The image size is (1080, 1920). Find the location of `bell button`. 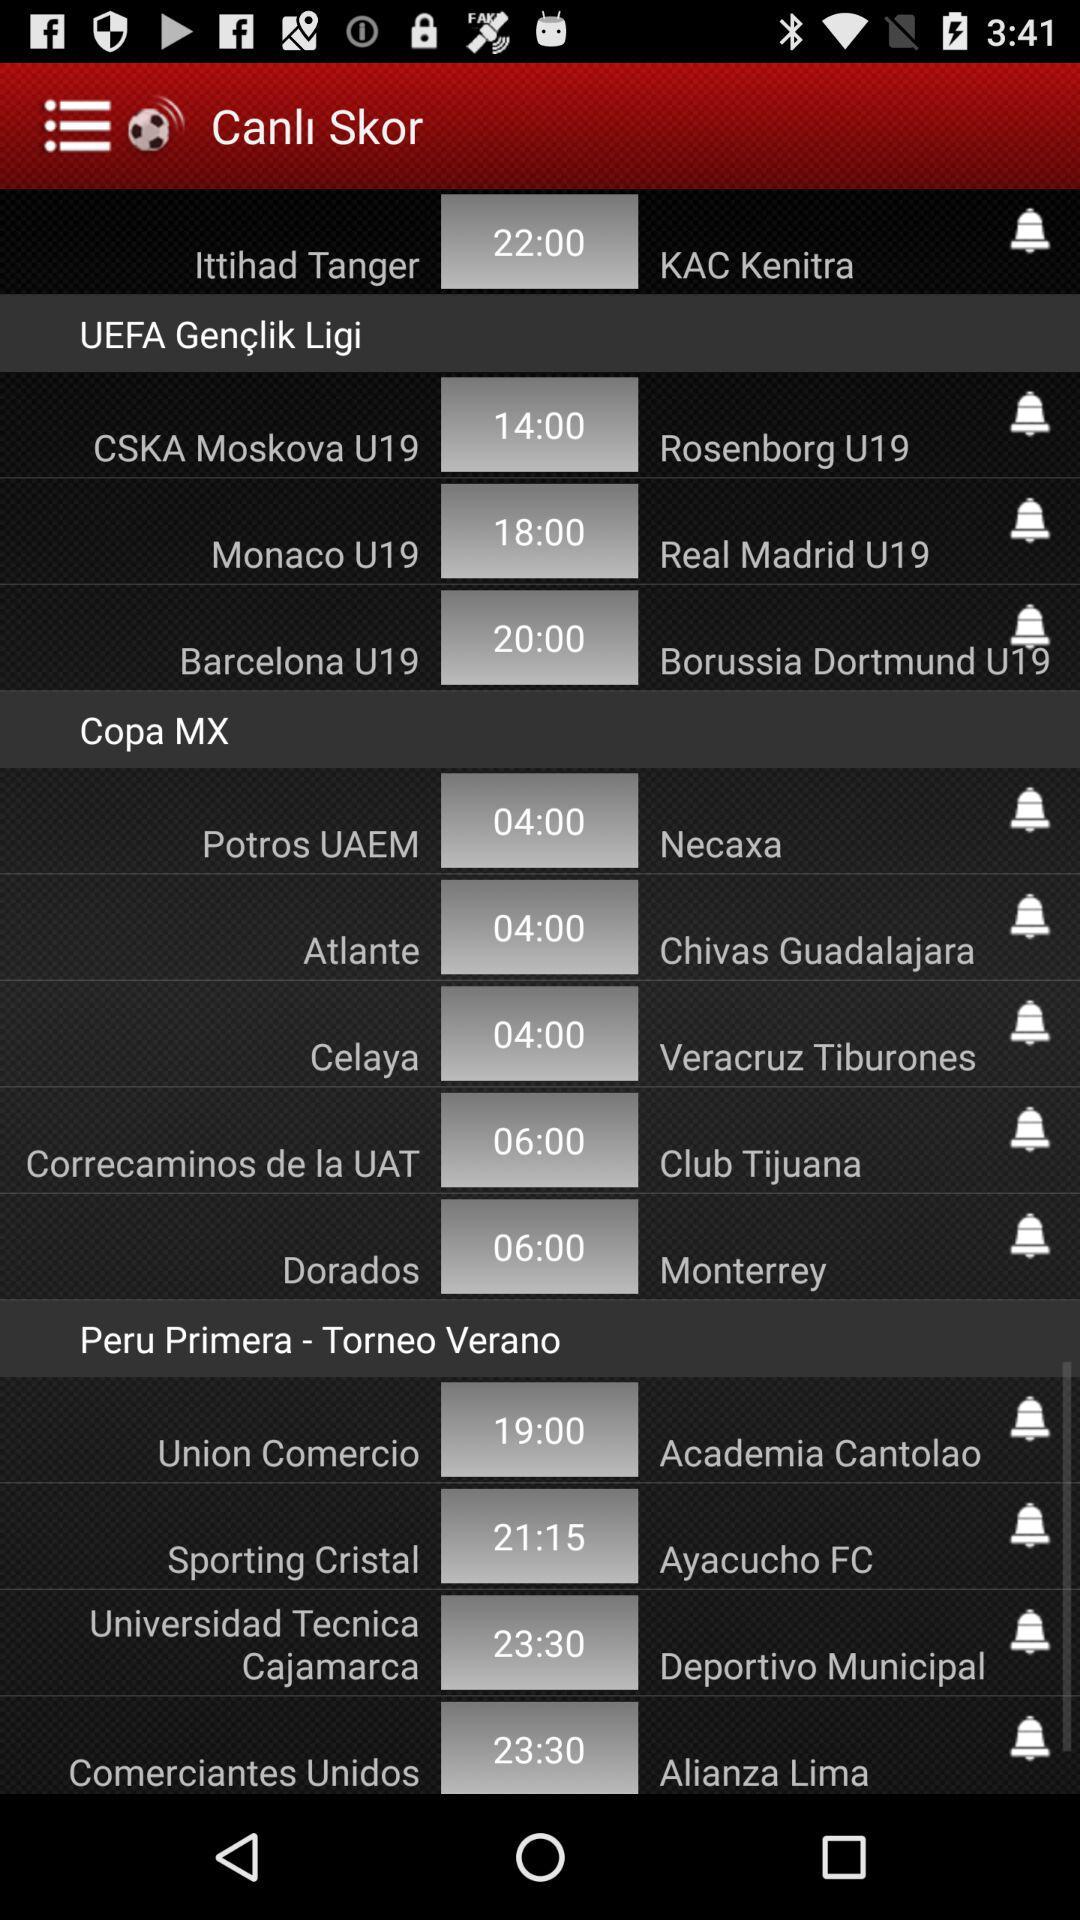

bell button is located at coordinates (1029, 412).